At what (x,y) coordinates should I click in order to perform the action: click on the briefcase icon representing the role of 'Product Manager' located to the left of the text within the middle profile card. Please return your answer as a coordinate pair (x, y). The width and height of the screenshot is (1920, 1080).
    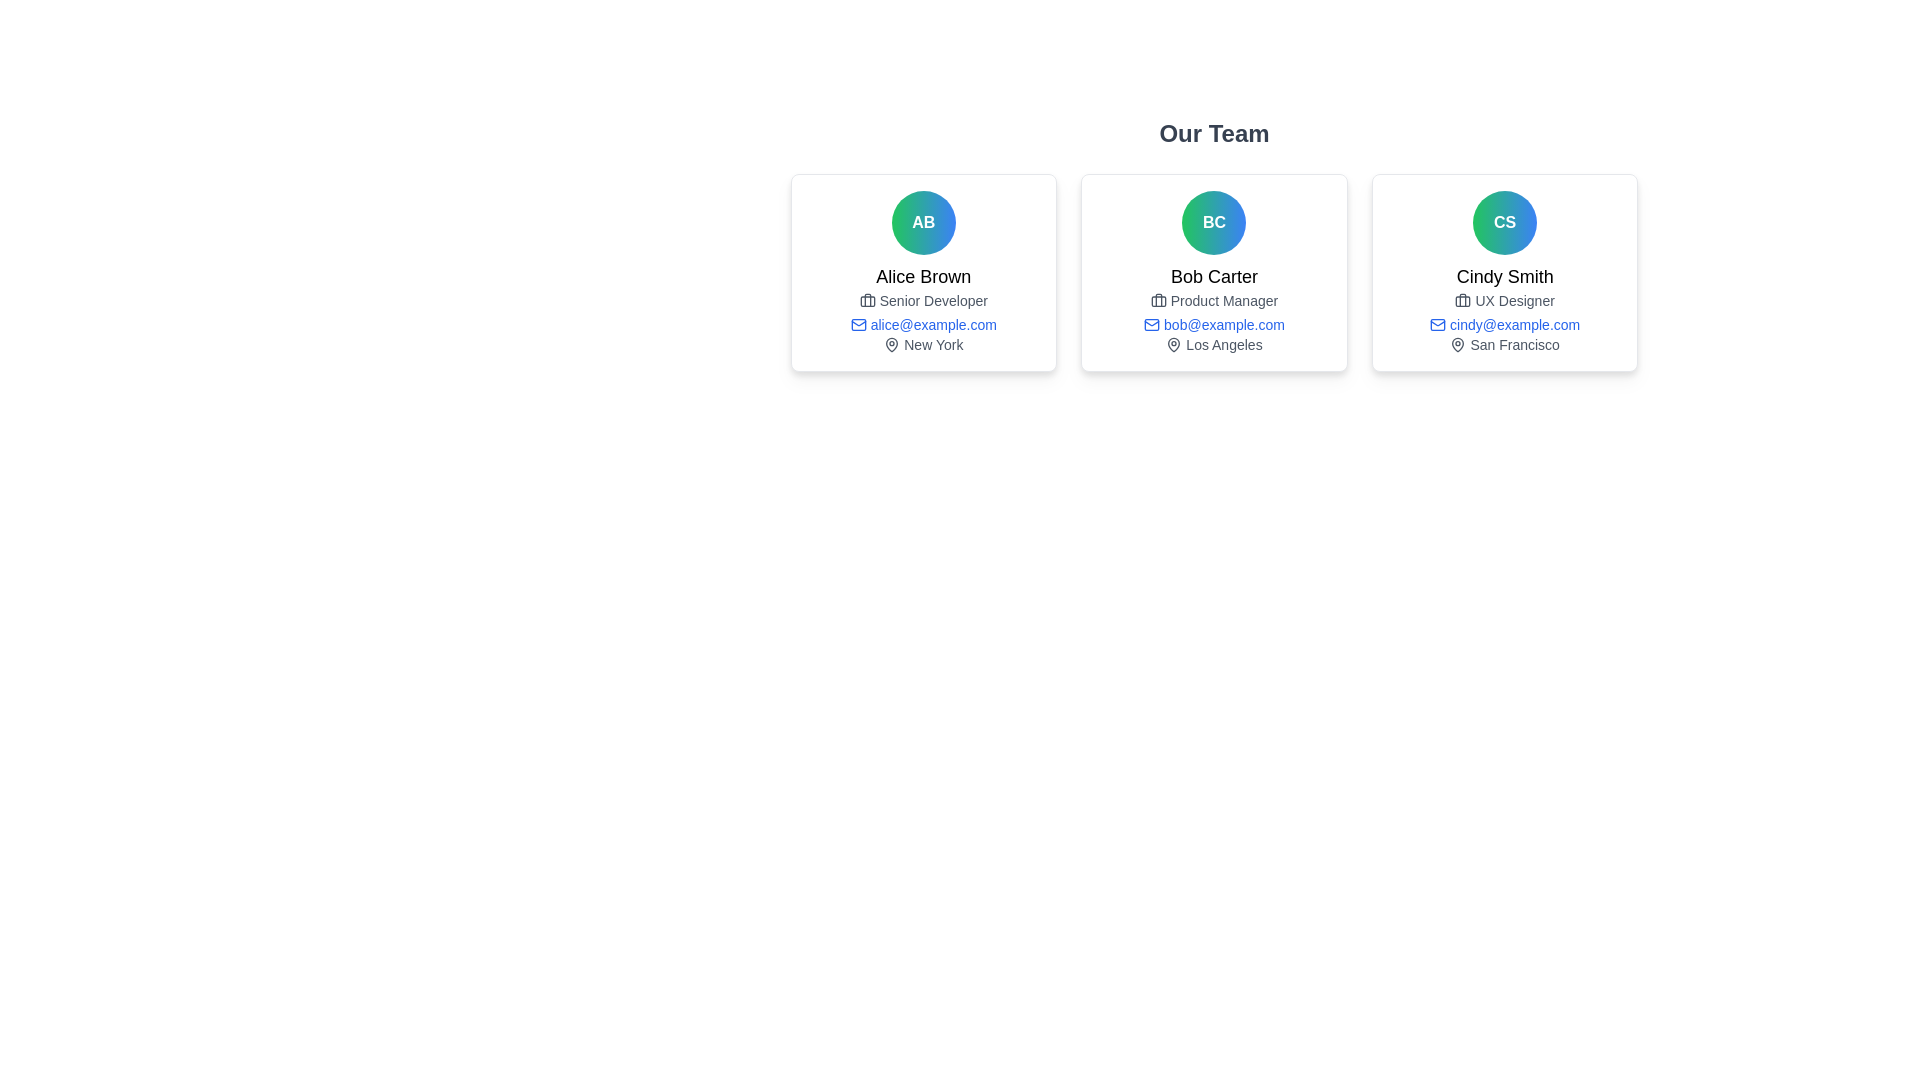
    Looking at the image, I should click on (1158, 300).